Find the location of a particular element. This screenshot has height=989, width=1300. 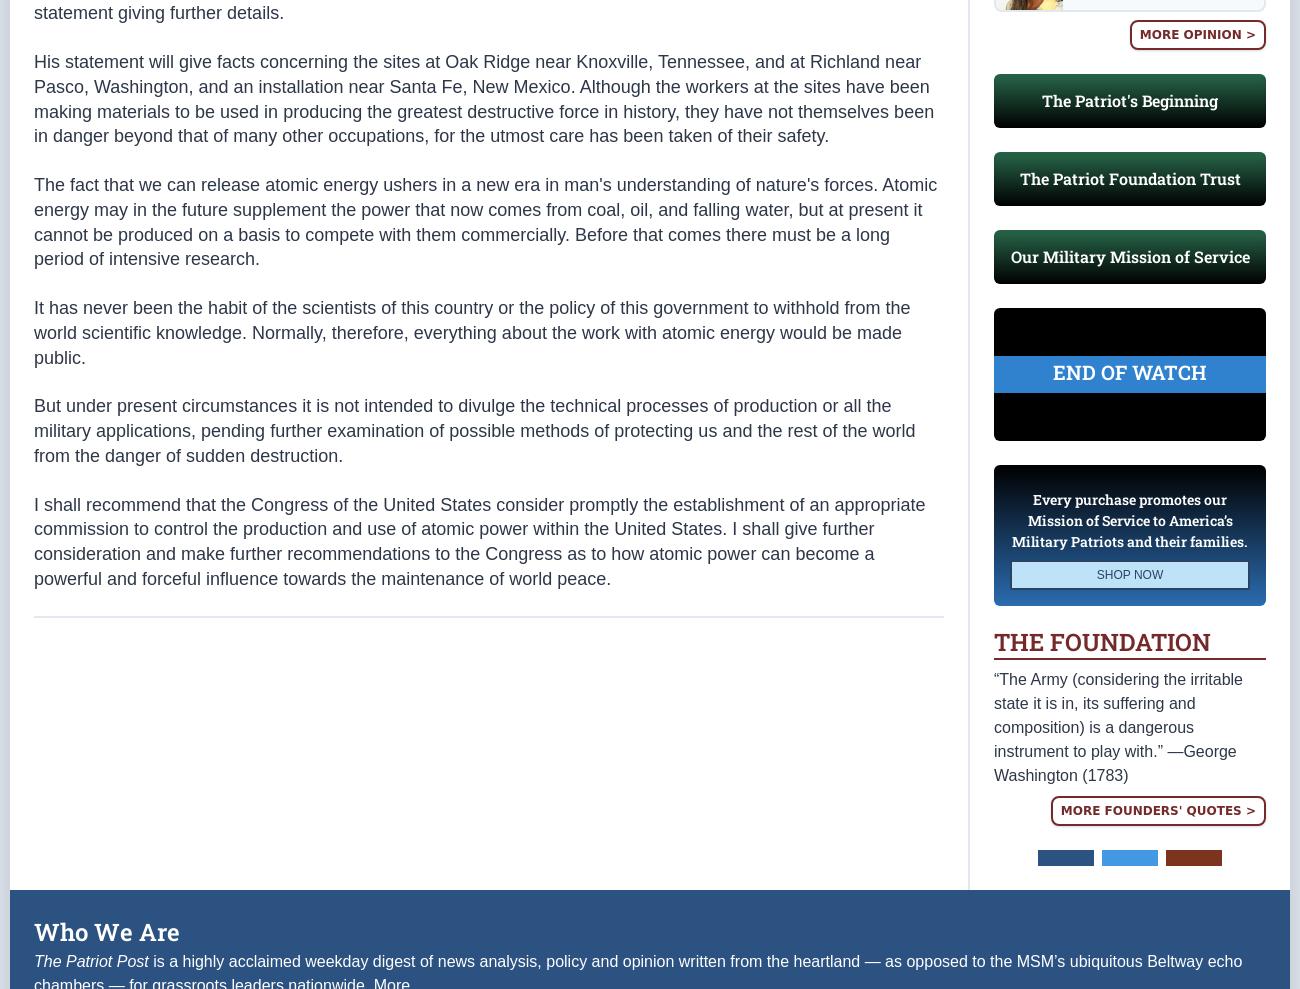

'The fact that we can release atomic energy ushers in a new era in man's understanding of nature's forces. Atomic energy may in the future supplement the power that now comes from coal, oil, and falling water, but at present it cannot be produced on a basis to compete with them commercially. Before that comes there must be a long period of intensive research.' is located at coordinates (484, 221).